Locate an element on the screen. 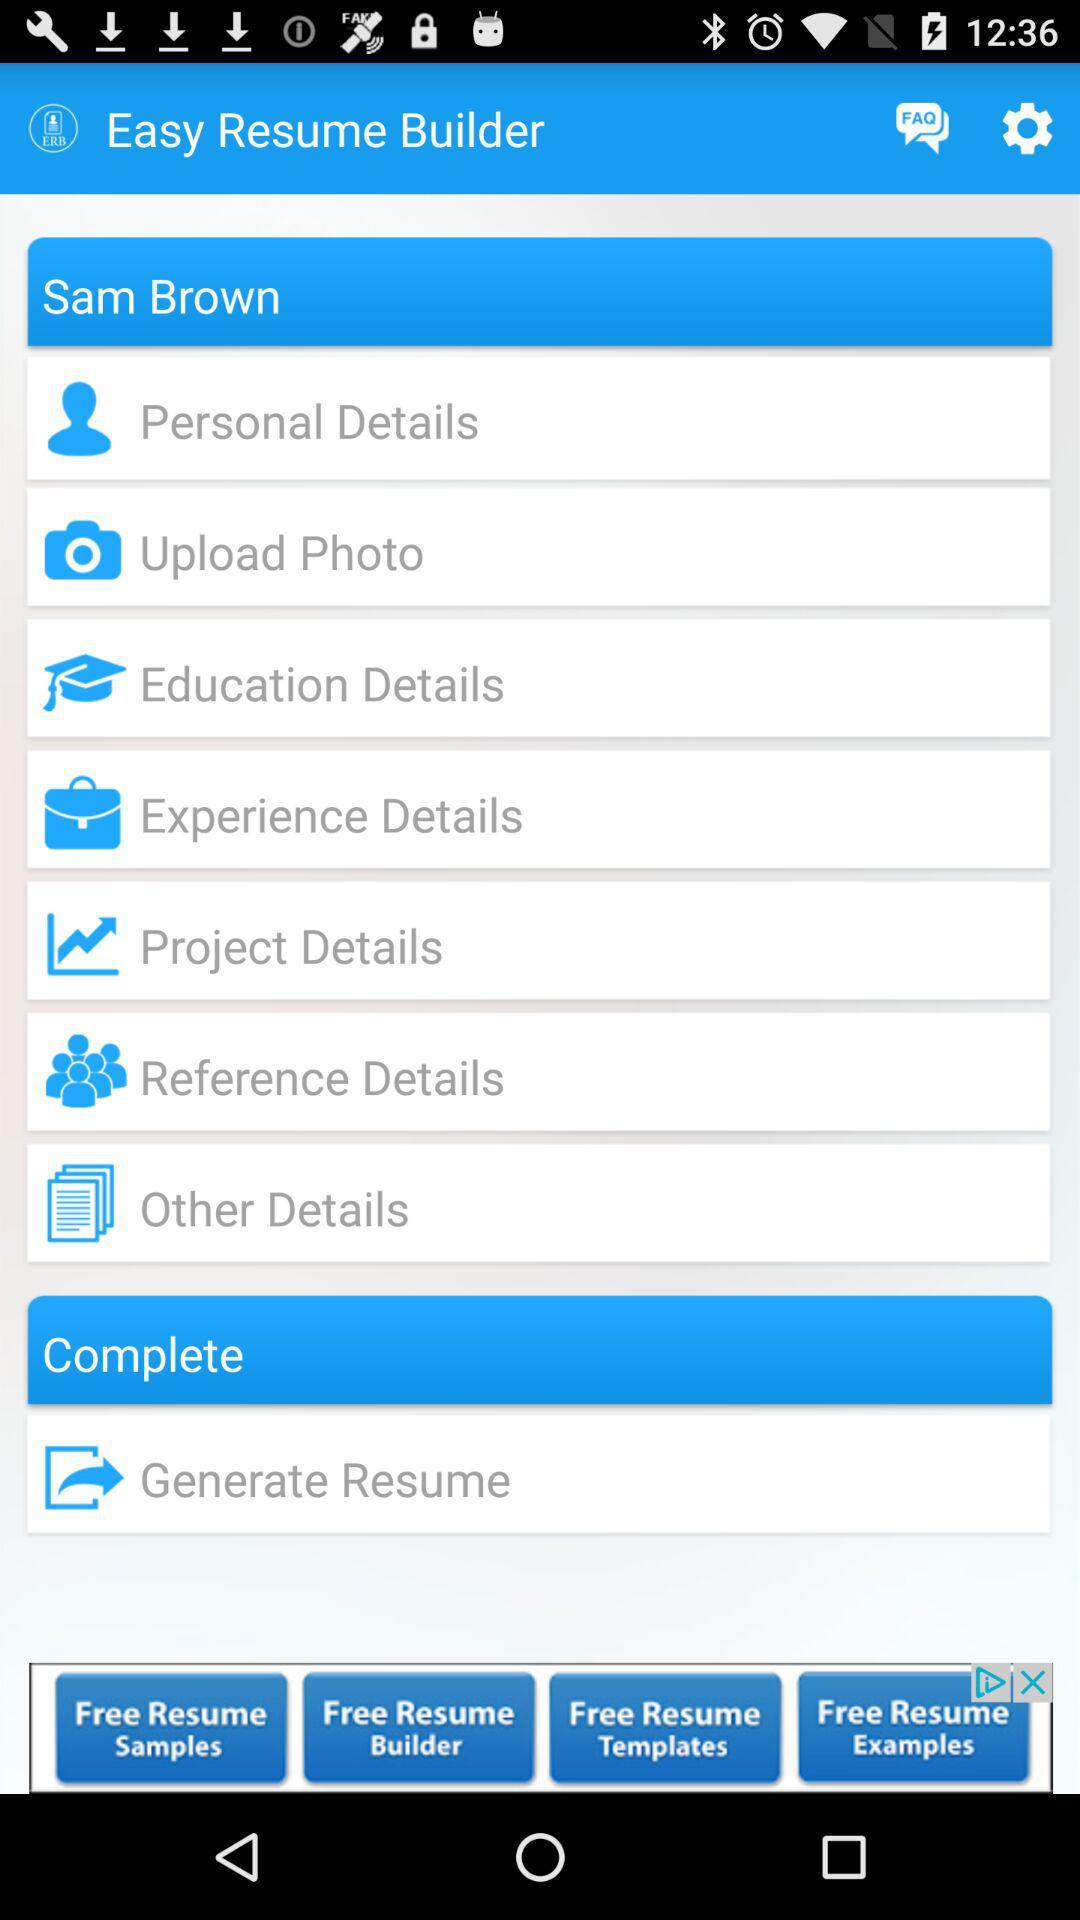  settings is located at coordinates (1027, 127).